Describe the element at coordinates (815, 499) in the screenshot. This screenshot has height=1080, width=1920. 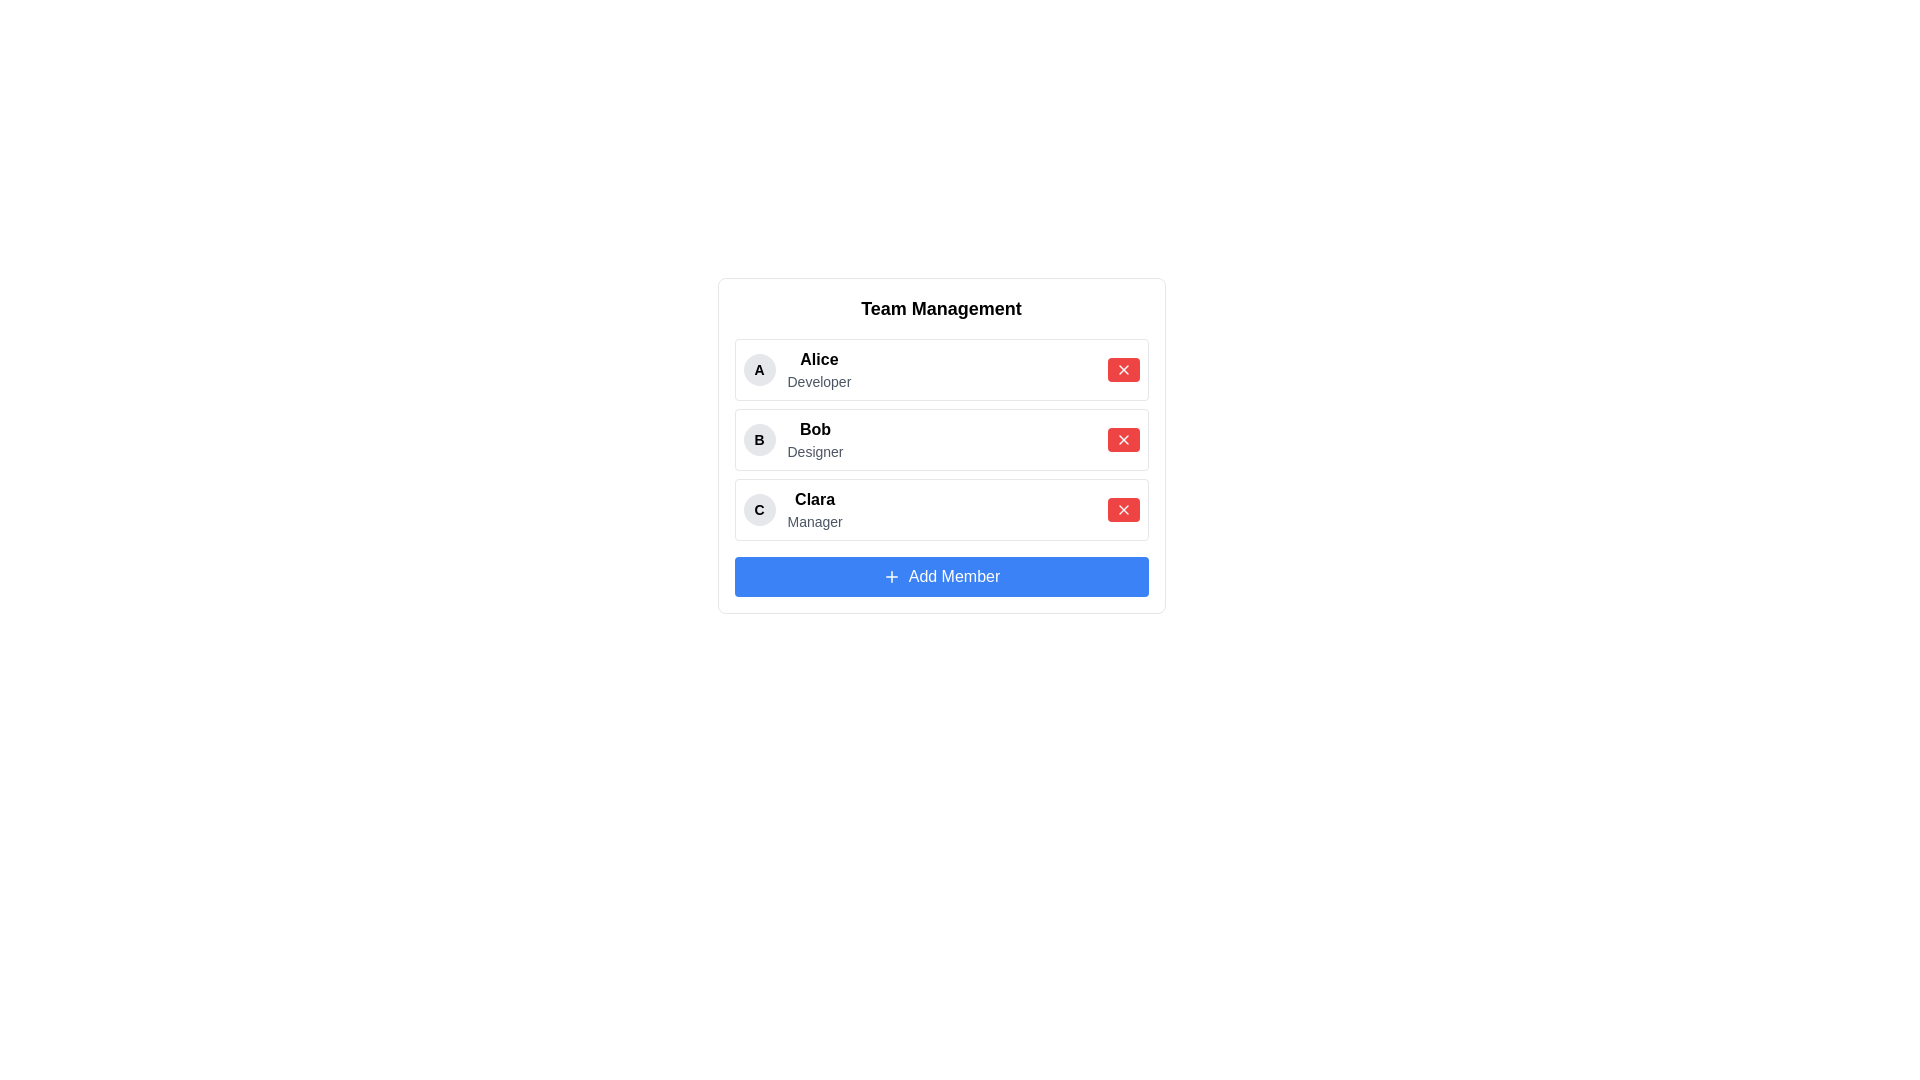
I see `text label displaying the name 'Clara' which is emphasized in a font-semibold style, located in the third row of a vertical list in the 'Team Management' interface` at that location.